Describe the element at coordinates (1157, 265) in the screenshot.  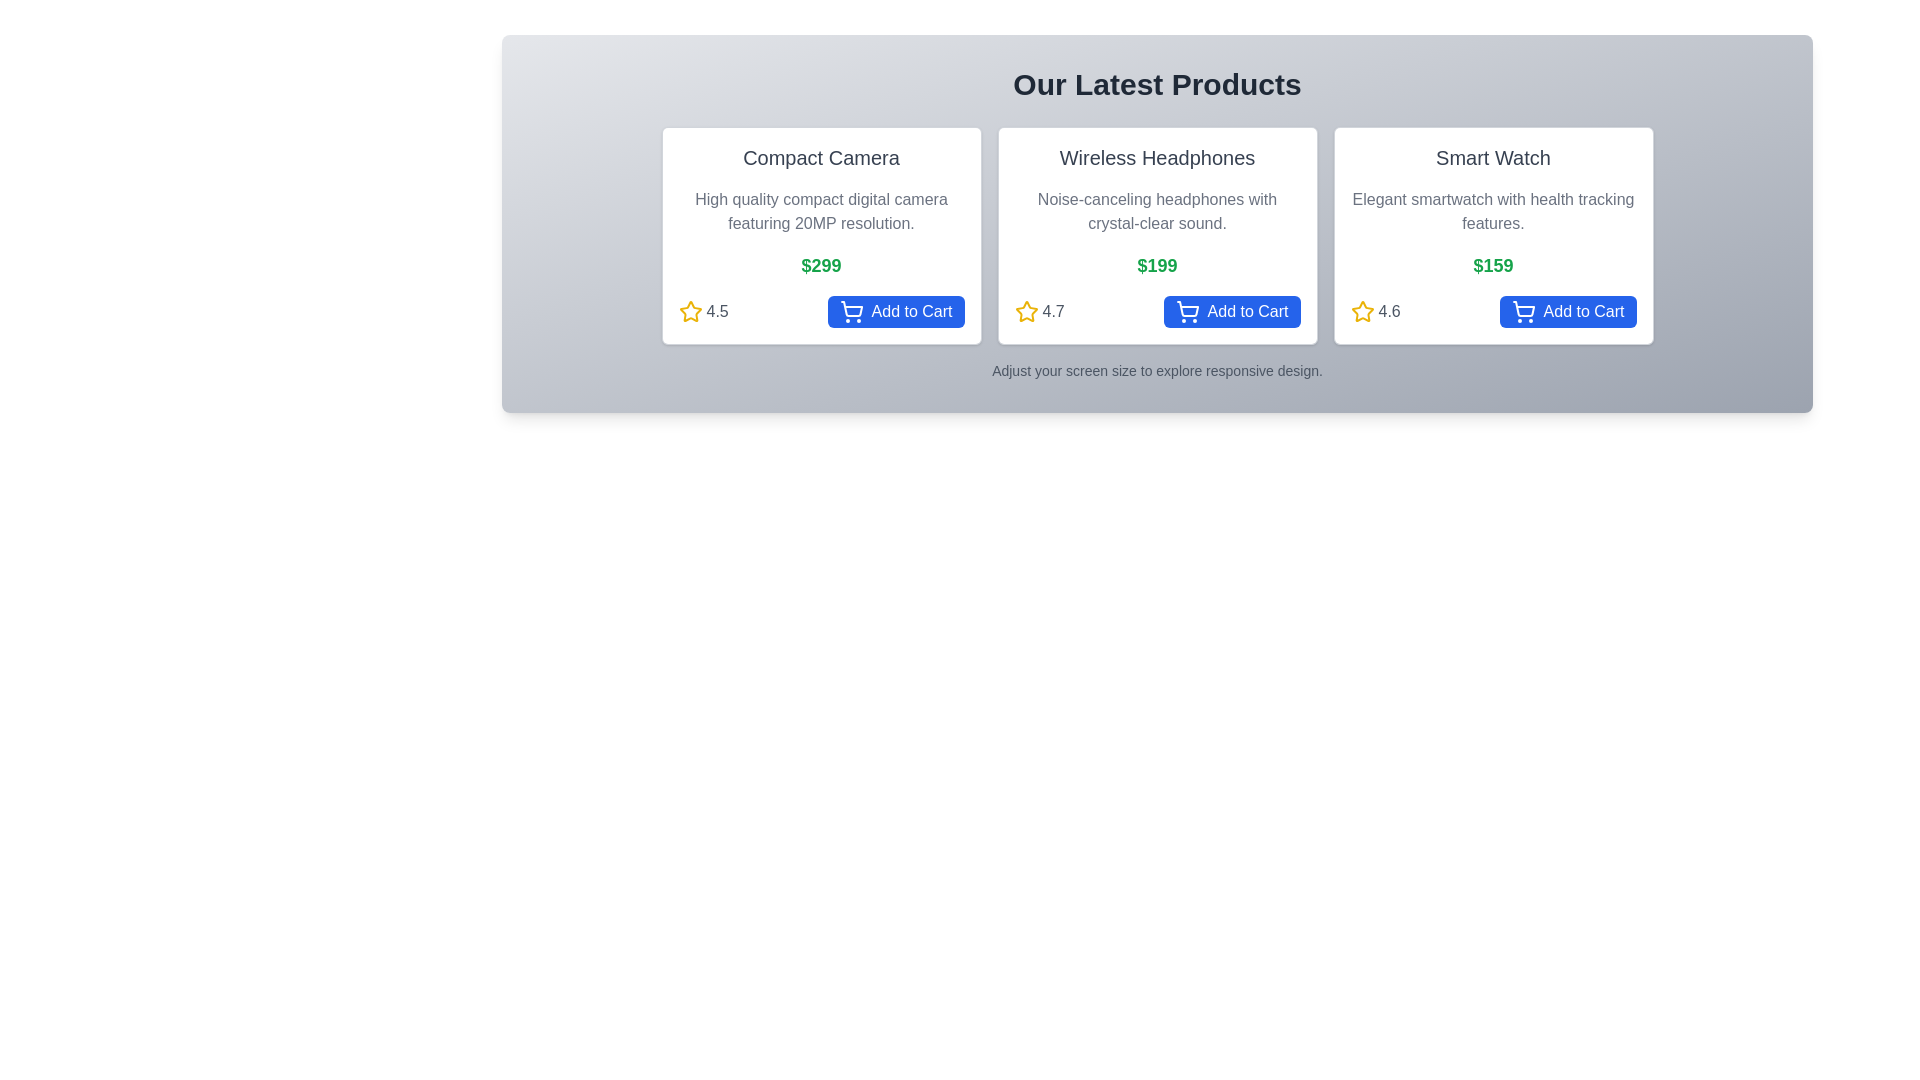
I see `text content of the price label displaying '$199' in a large, green, bold font located within the product card for 'Wireless Headphones'` at that location.